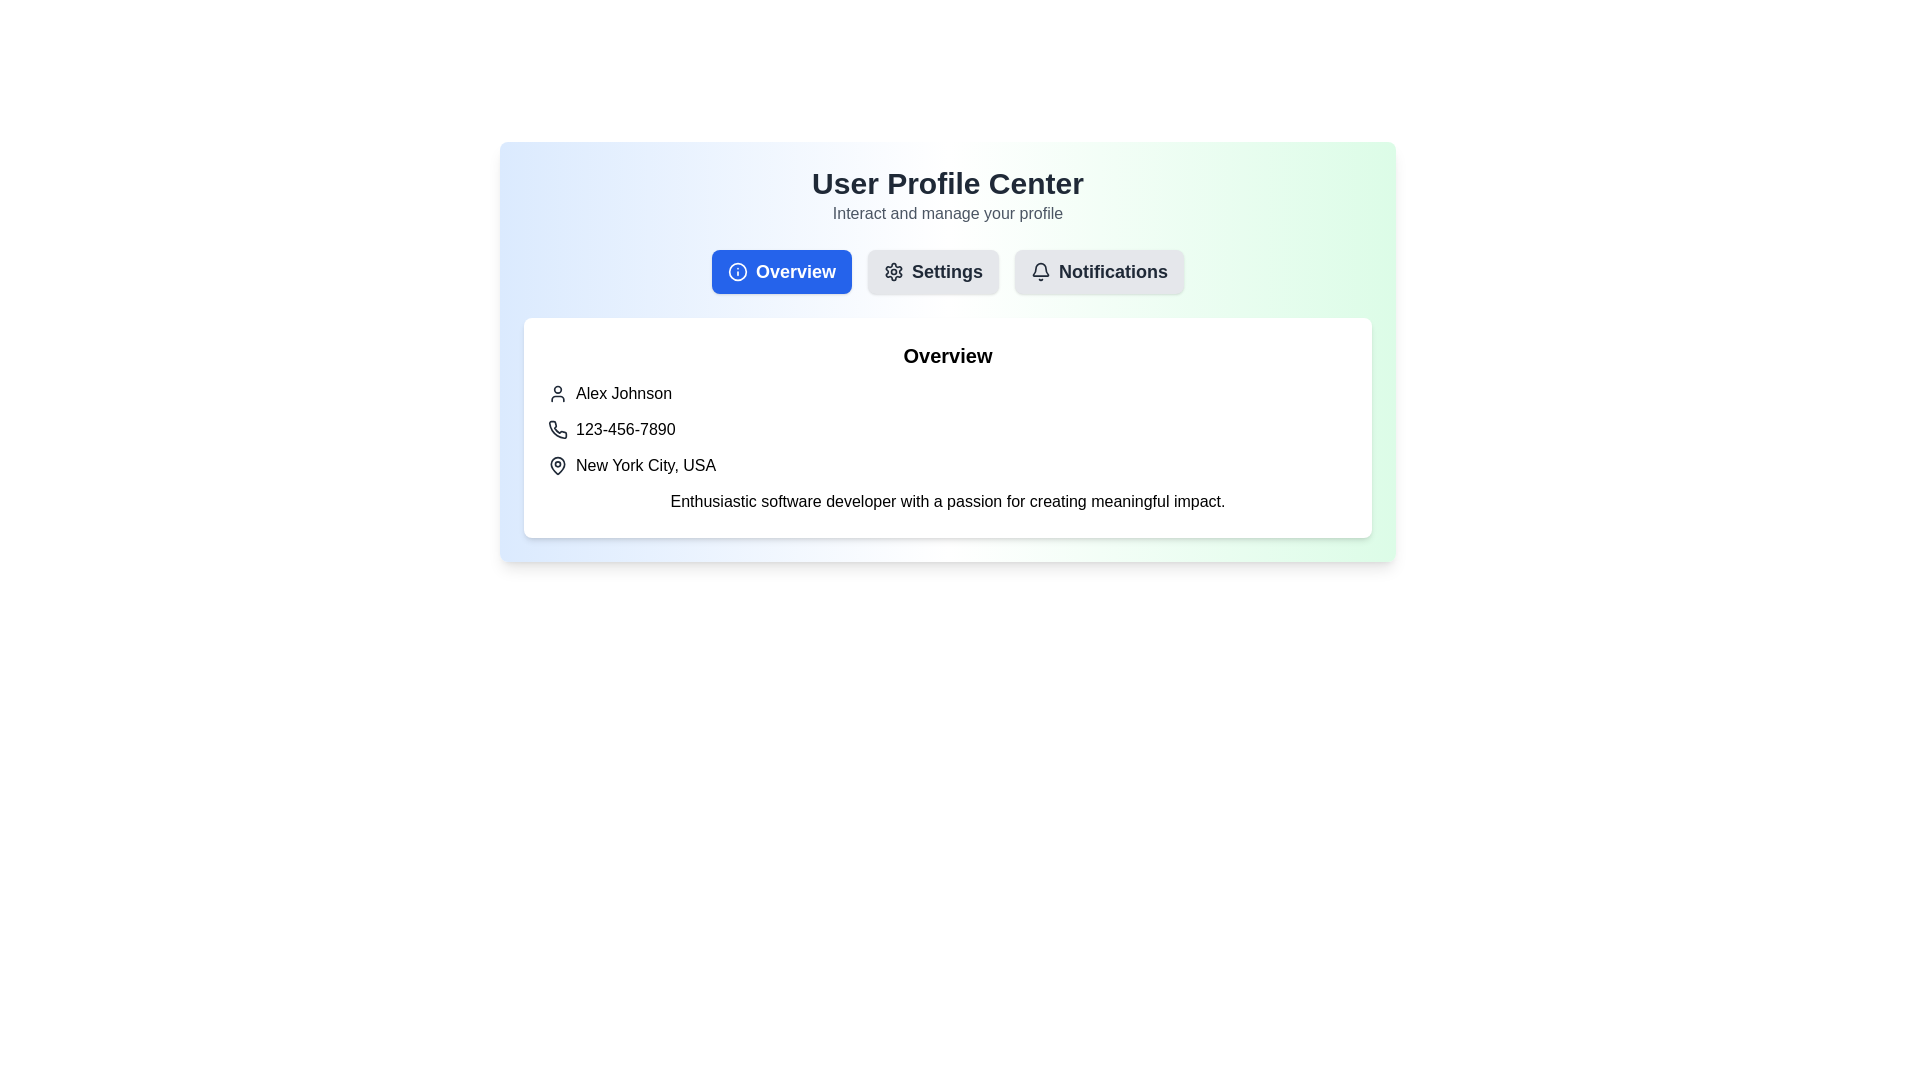 This screenshot has width=1920, height=1080. What do you see at coordinates (557, 465) in the screenshot?
I see `the map pin icon, which has a circular hole at the top and a pointed bottom, located directly to the left of the text 'New York City, USA.'` at bounding box center [557, 465].